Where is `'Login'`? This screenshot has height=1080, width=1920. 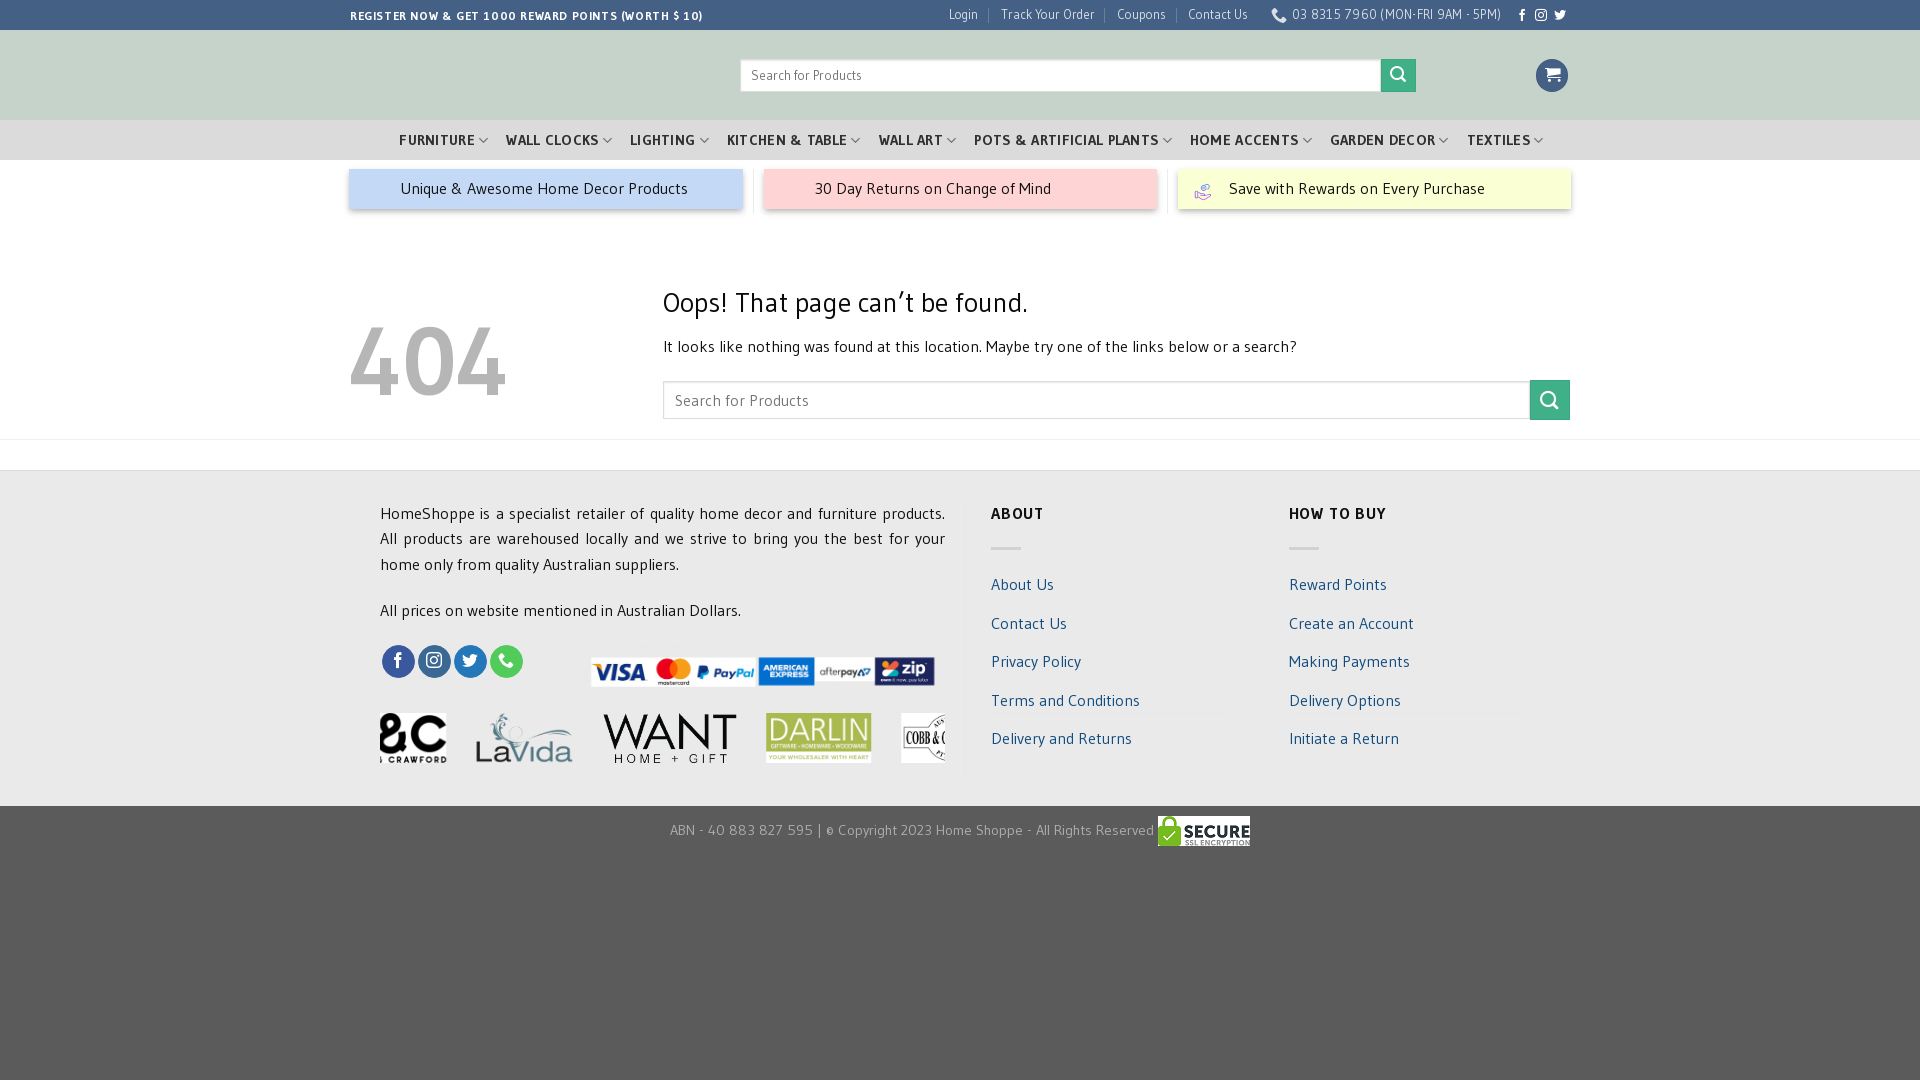
'Login' is located at coordinates (955, 15).